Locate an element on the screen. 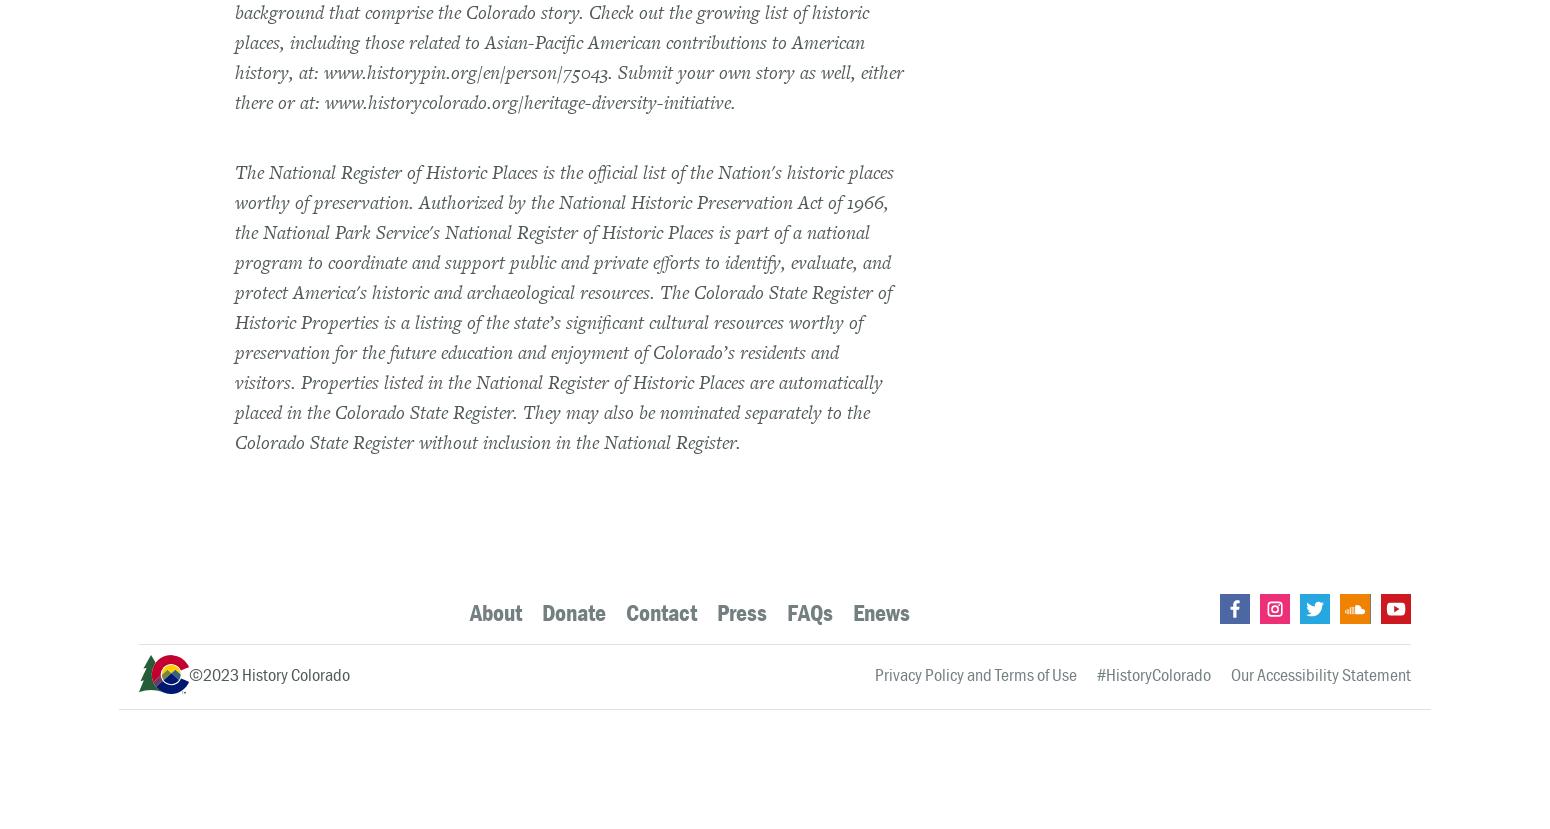 Image resolution: width=1550 pixels, height=829 pixels. '©2023 History Colorado' is located at coordinates (269, 672).